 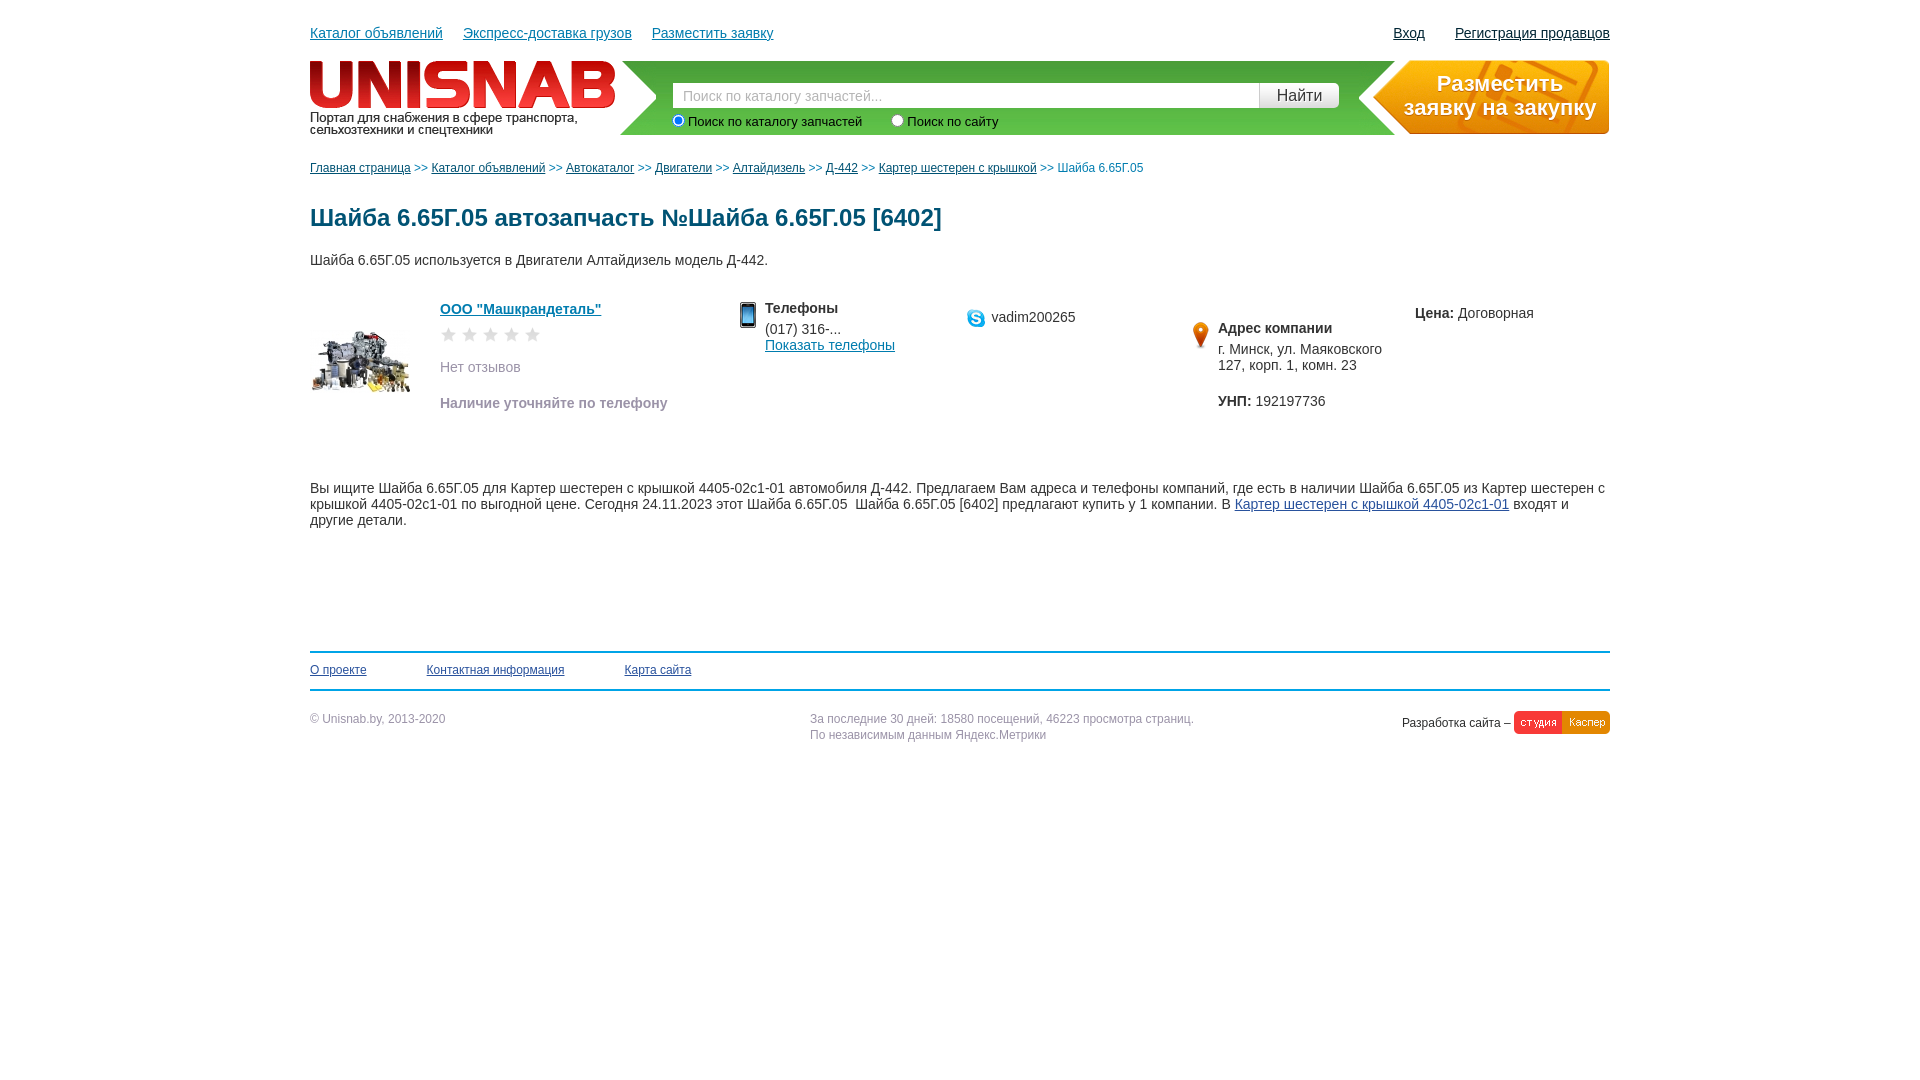 I want to click on 'Unisnab', so click(x=464, y=65).